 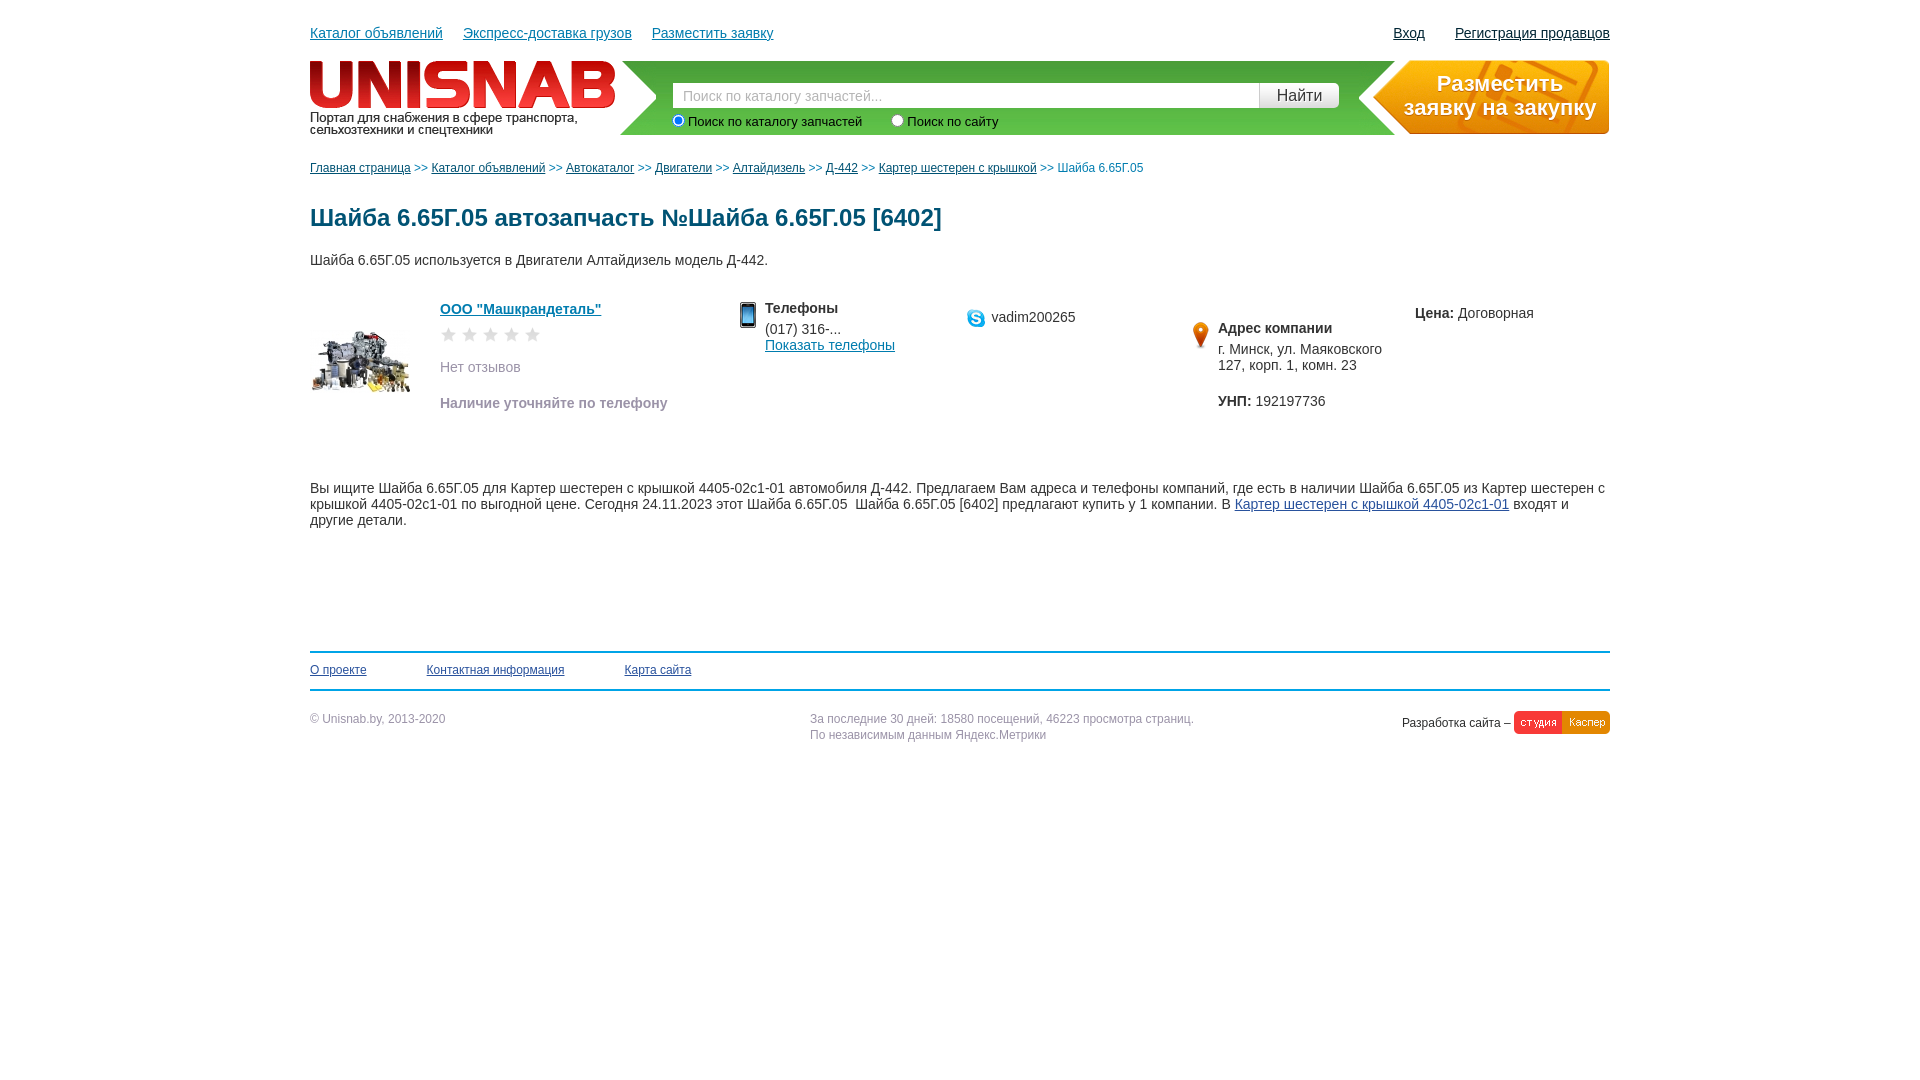 I want to click on 'Unisnab', so click(x=464, y=65).